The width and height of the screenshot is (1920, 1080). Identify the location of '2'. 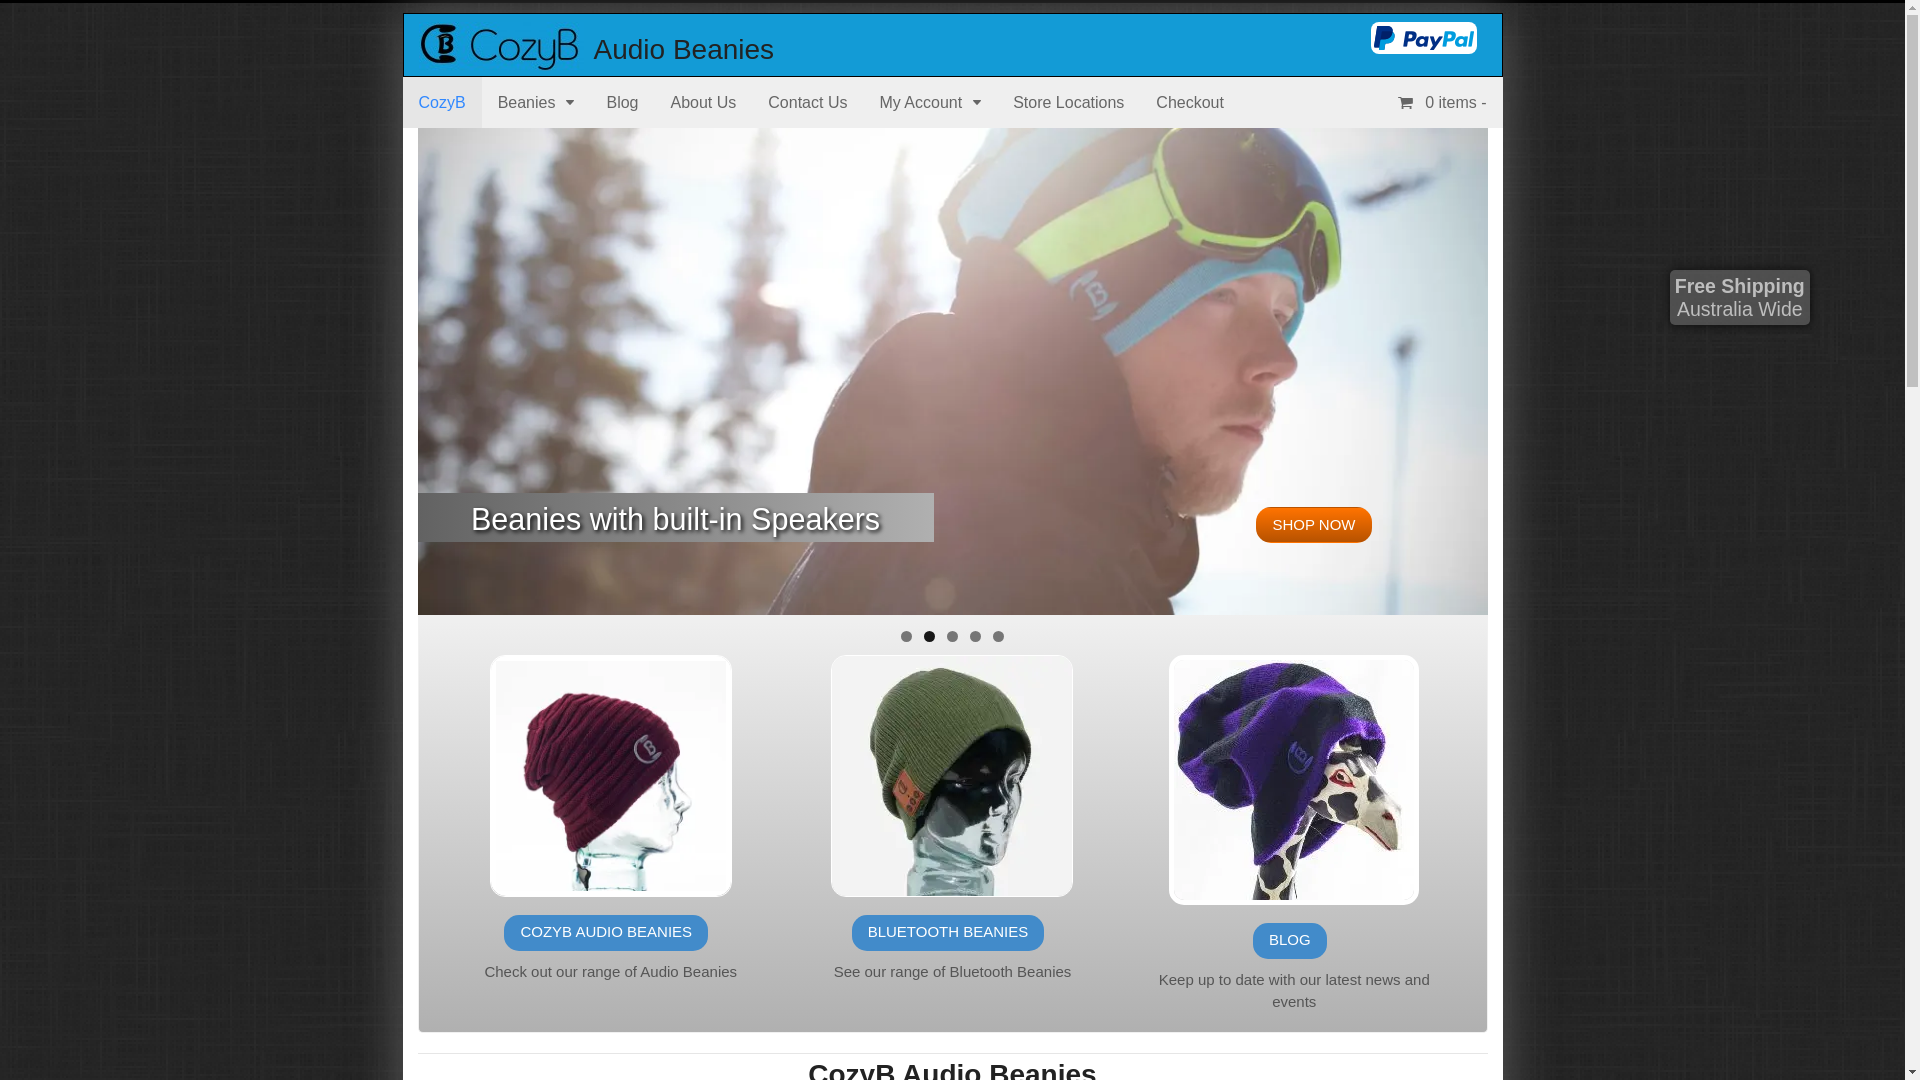
(923, 636).